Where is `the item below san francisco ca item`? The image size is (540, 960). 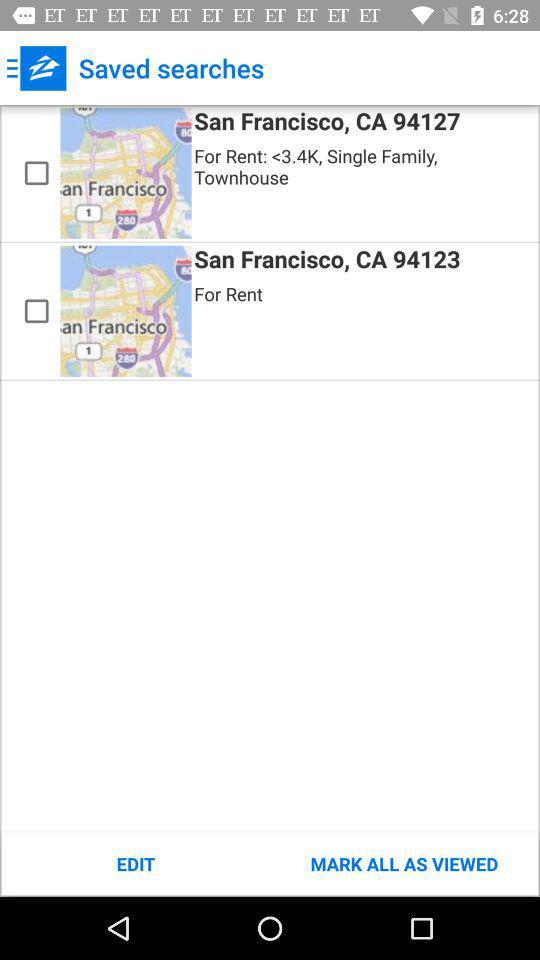
the item below san francisco ca item is located at coordinates (404, 863).